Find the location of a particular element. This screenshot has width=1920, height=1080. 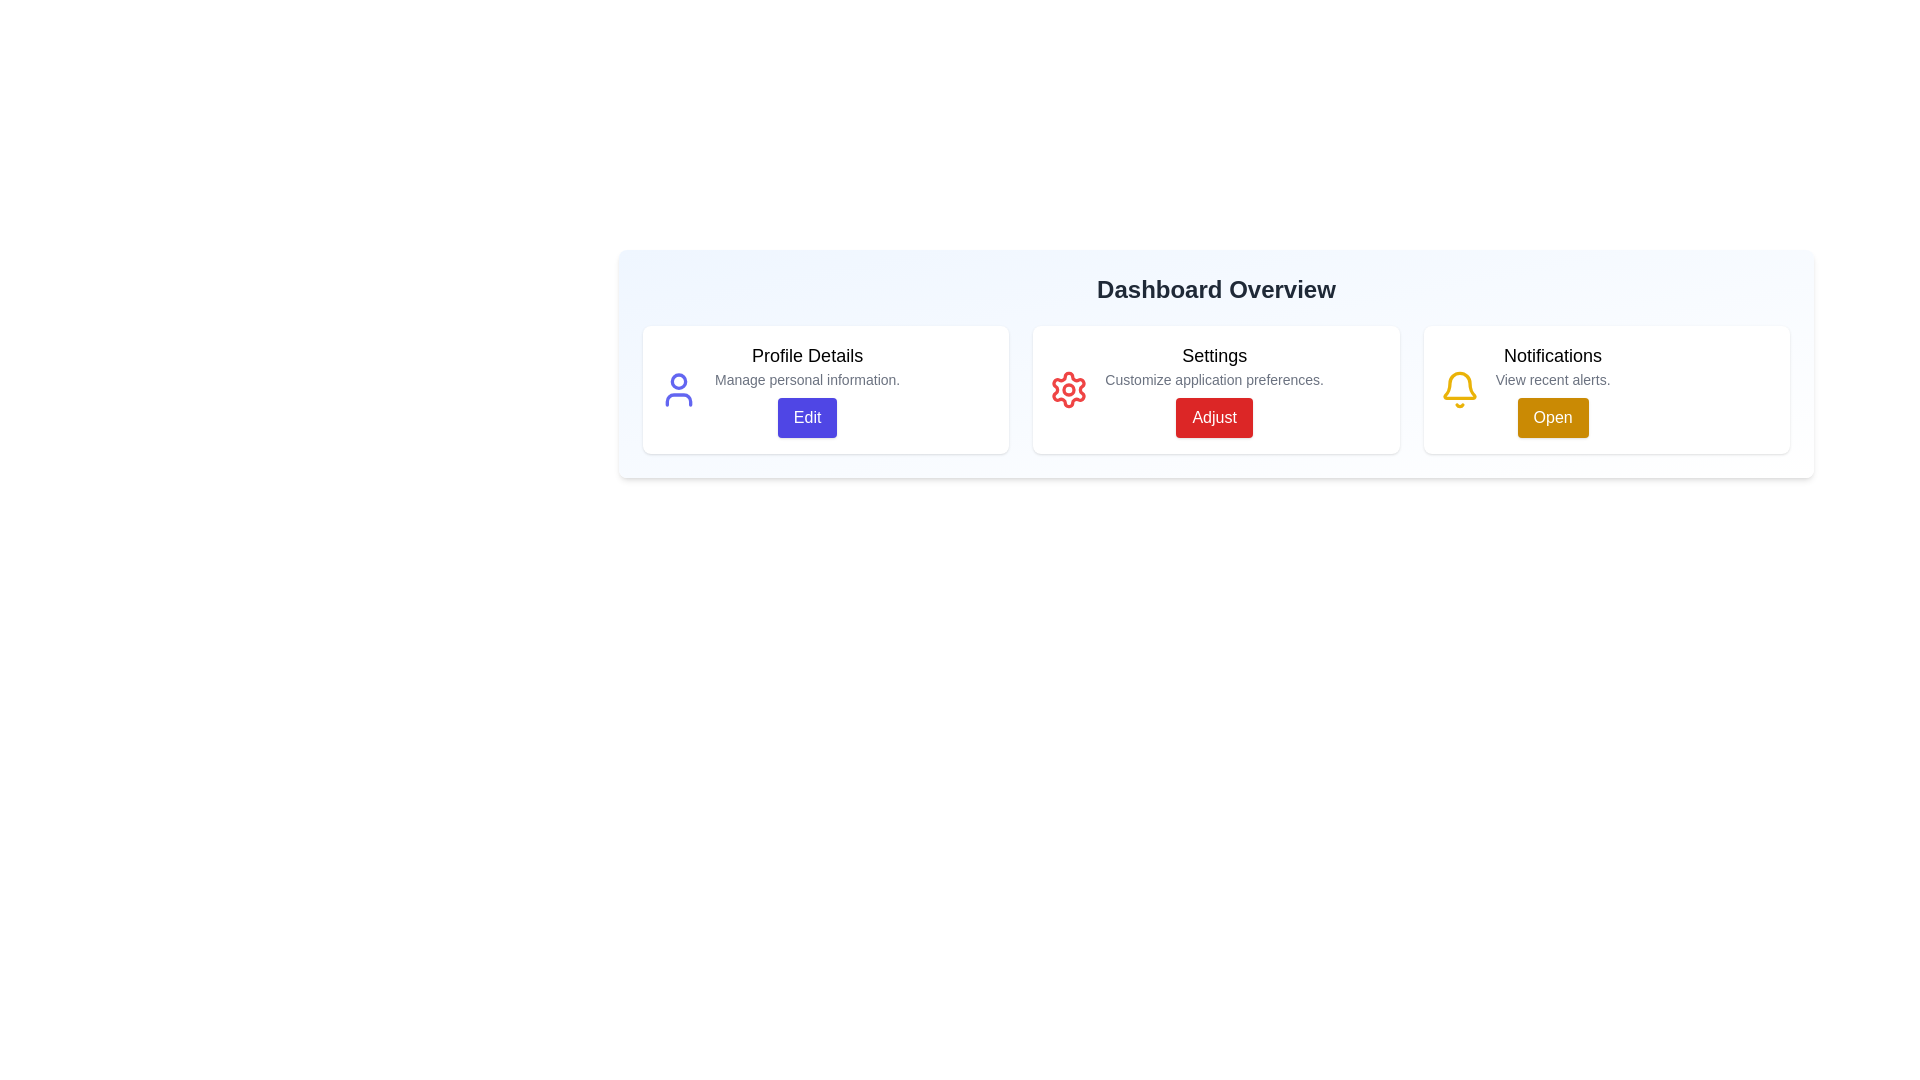

the prominently styled button with a red background and white text displaying 'Adjust', located centrally in the settings card is located at coordinates (1213, 416).